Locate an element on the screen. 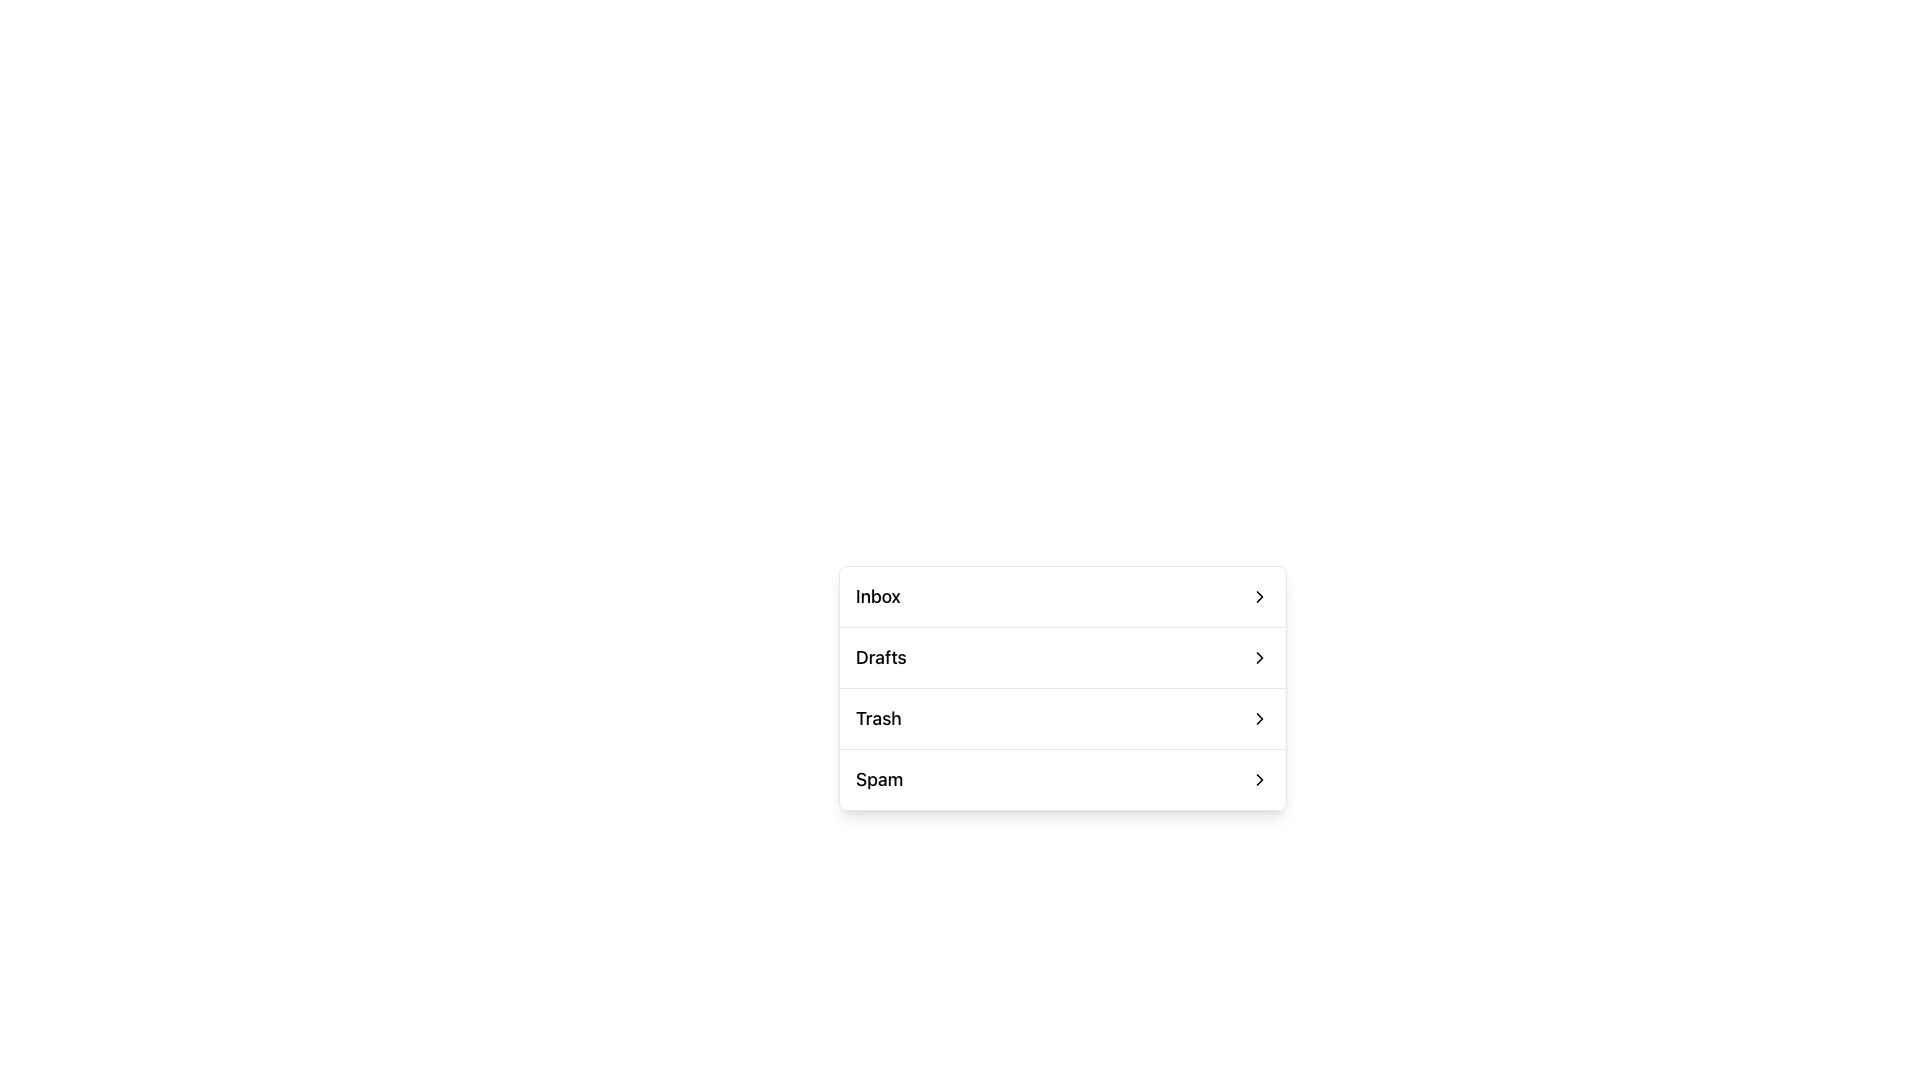 The width and height of the screenshot is (1920, 1080). the 'Trash' navigation list item, which is the third item in the vertical menu is located at coordinates (1061, 717).